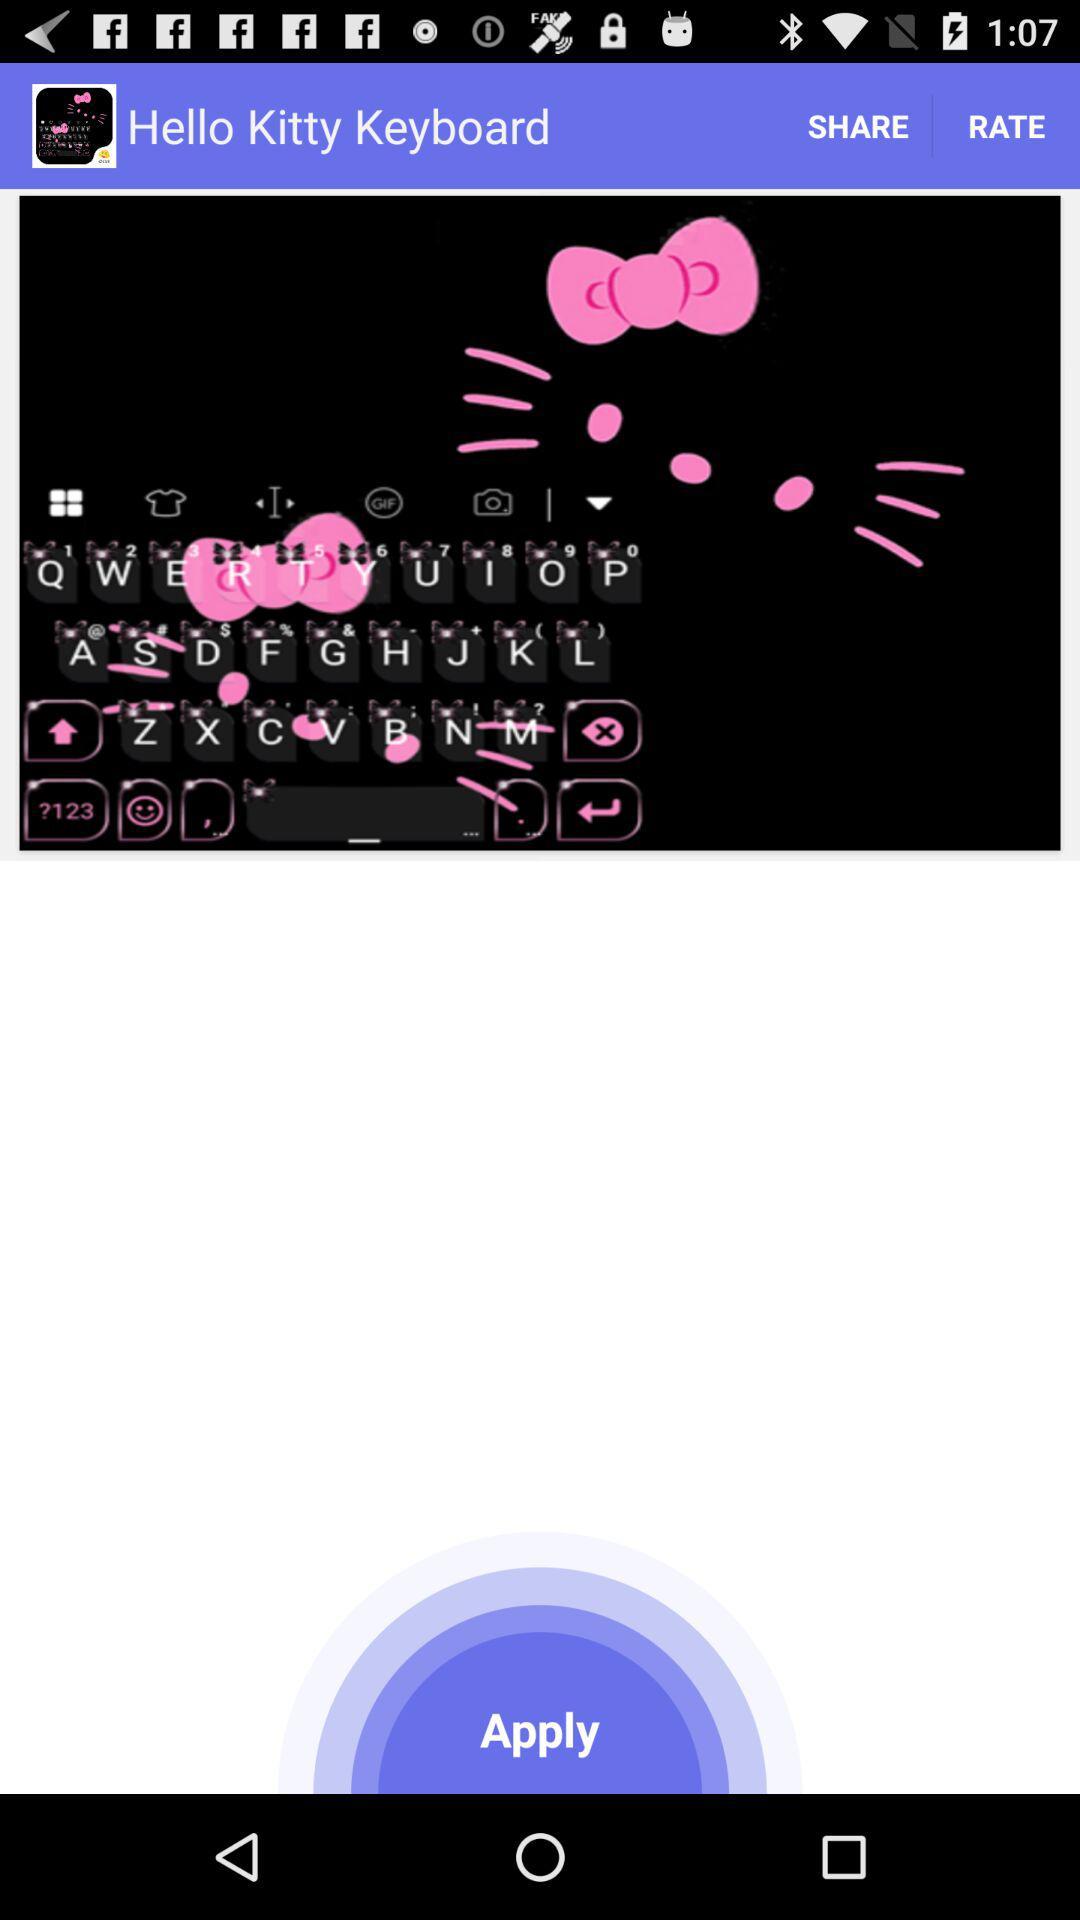 The width and height of the screenshot is (1080, 1920). Describe the element at coordinates (1006, 124) in the screenshot. I see `the item next to share item` at that location.